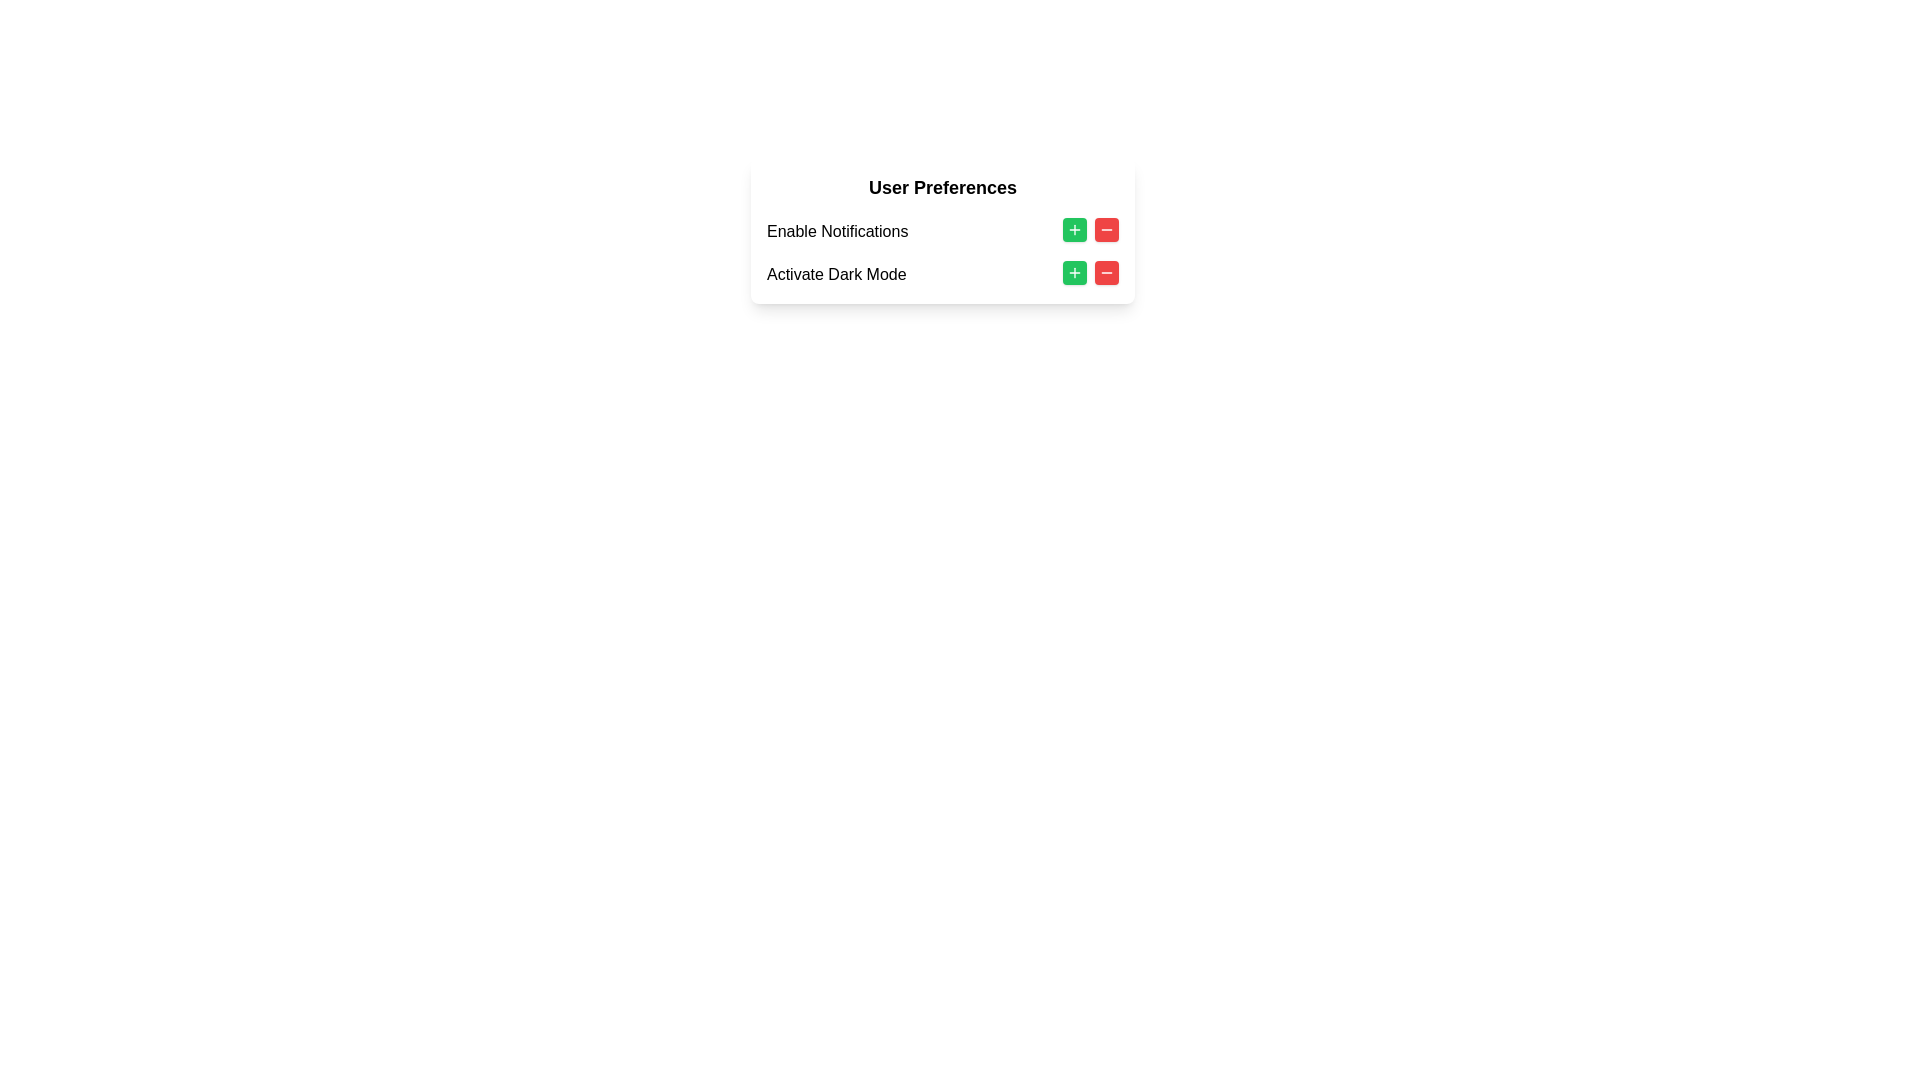 This screenshot has width=1920, height=1080. Describe the element at coordinates (836, 274) in the screenshot. I see `the 'Activate Dark Mode' text label, which is the leftmost component of the second row under the 'User Preferences' section` at that location.